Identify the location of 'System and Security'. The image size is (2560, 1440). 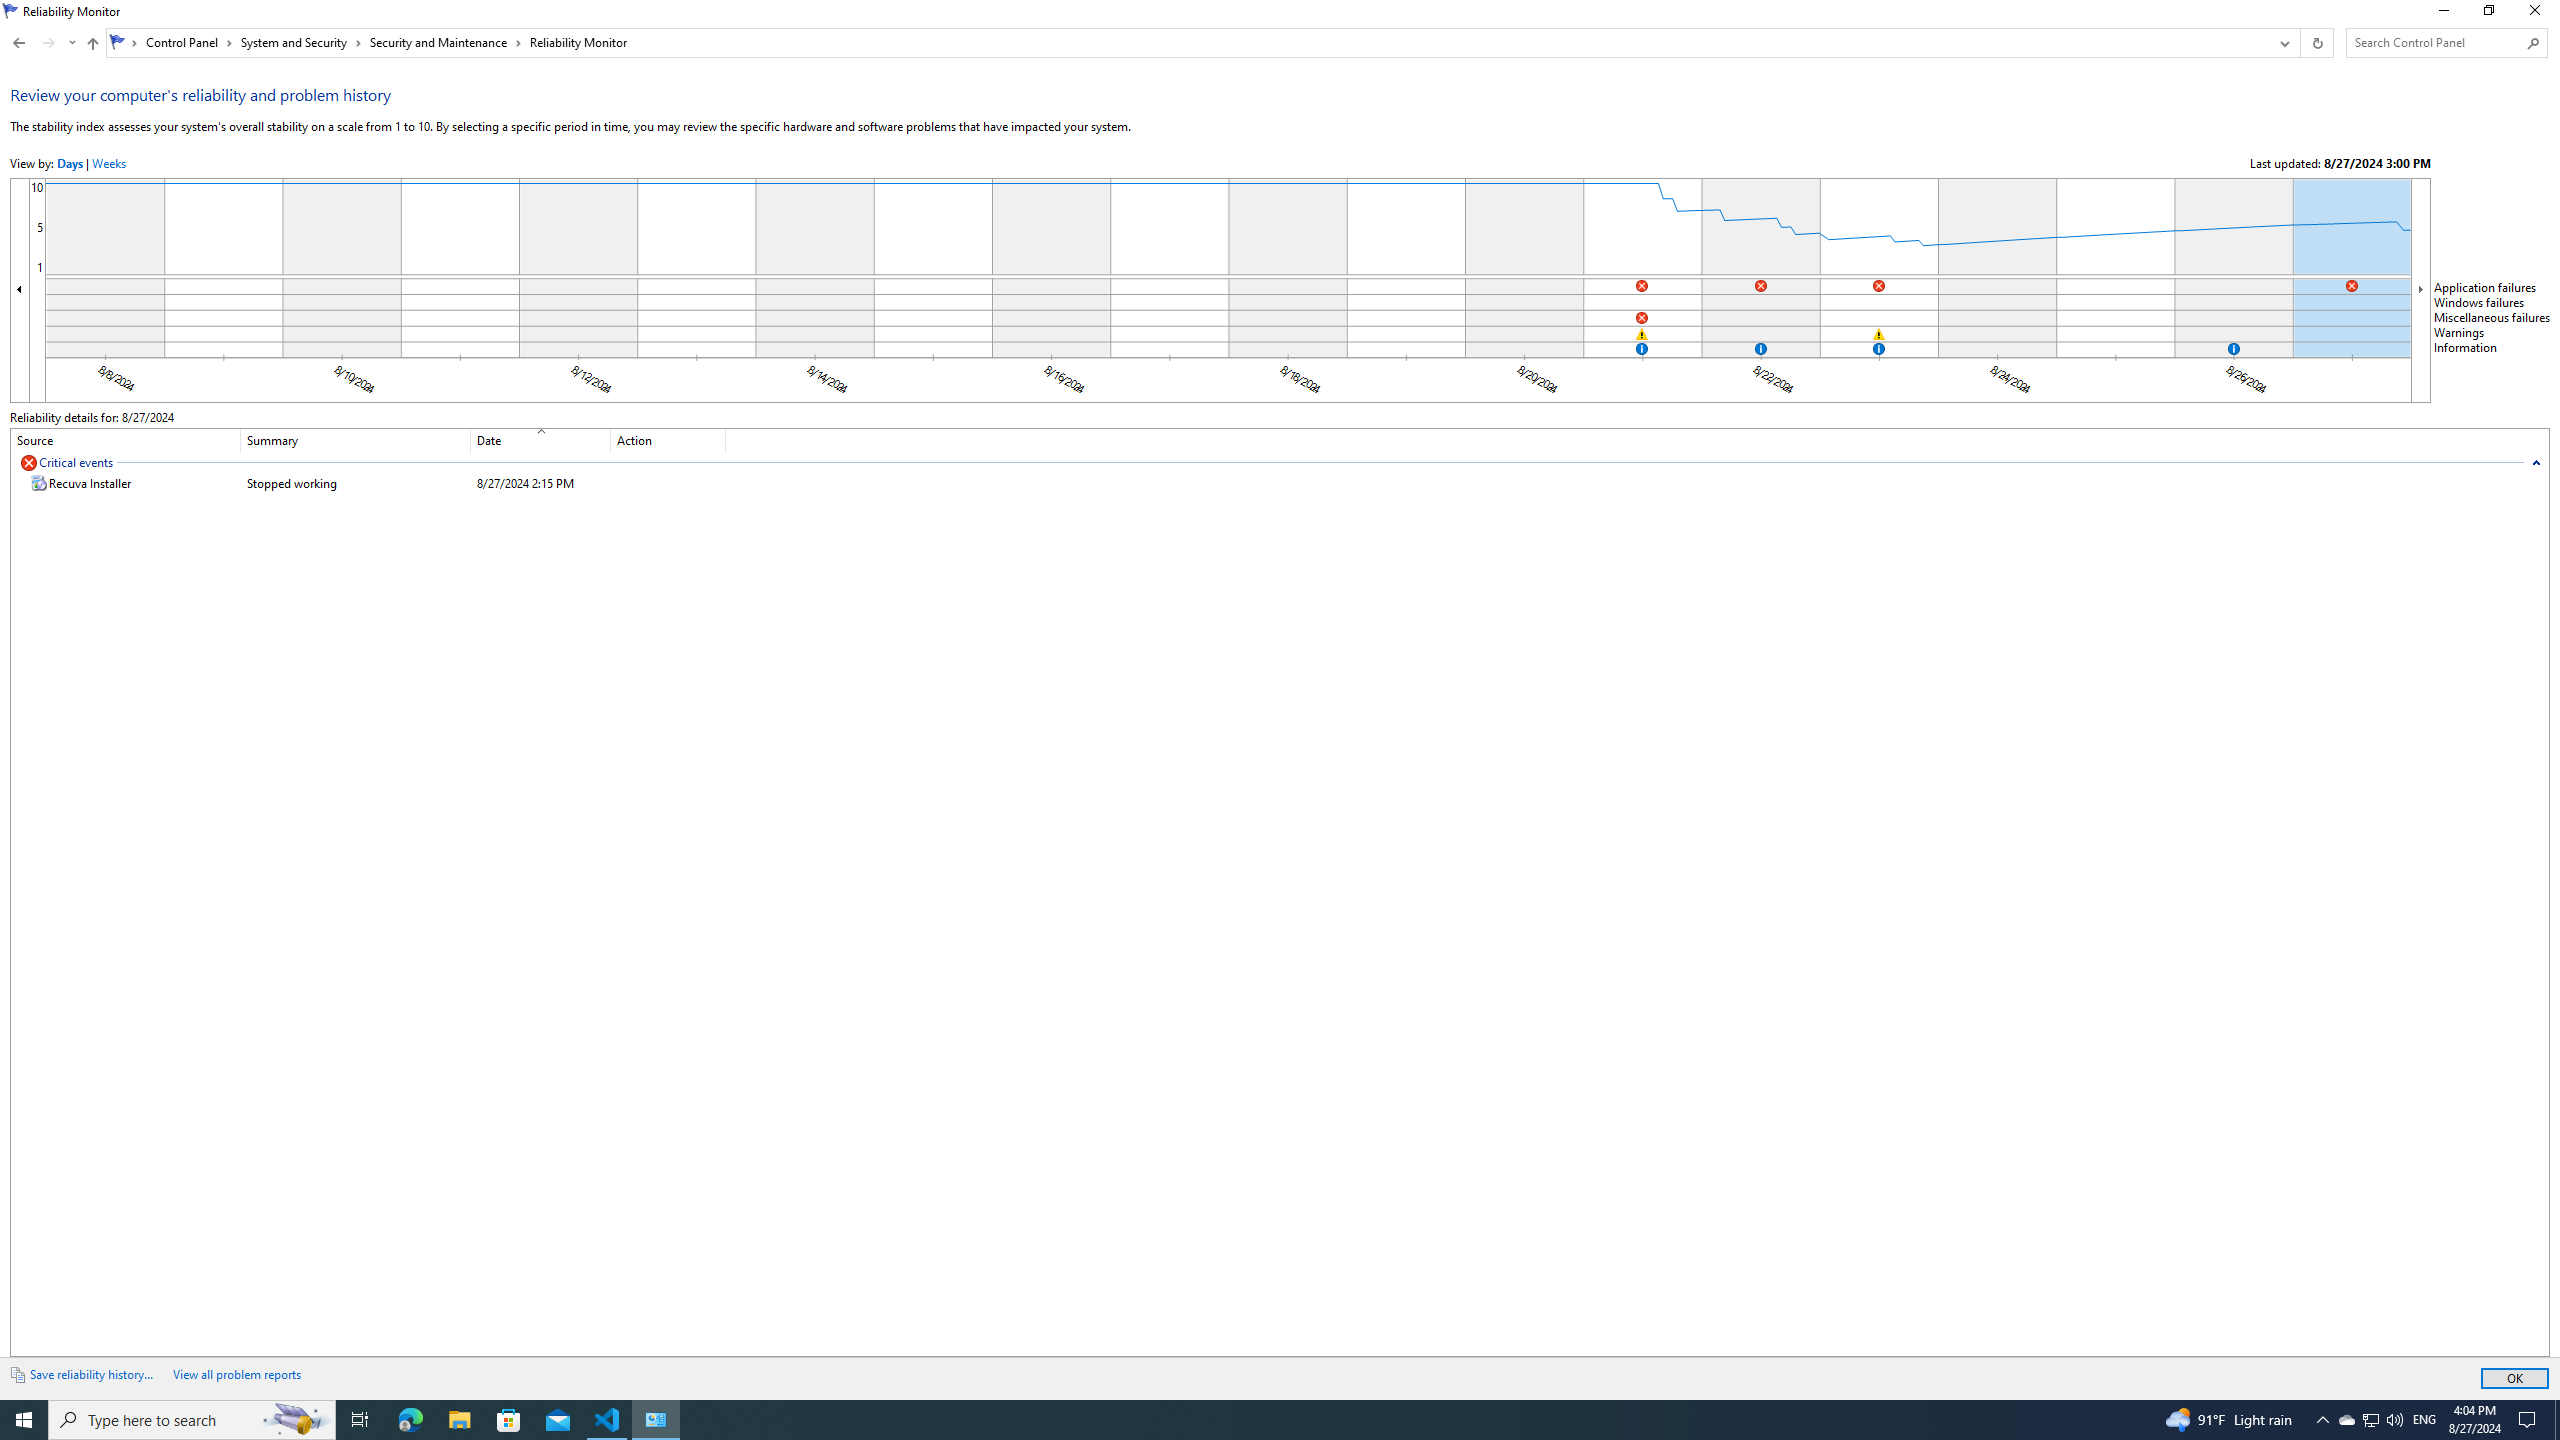
(301, 42).